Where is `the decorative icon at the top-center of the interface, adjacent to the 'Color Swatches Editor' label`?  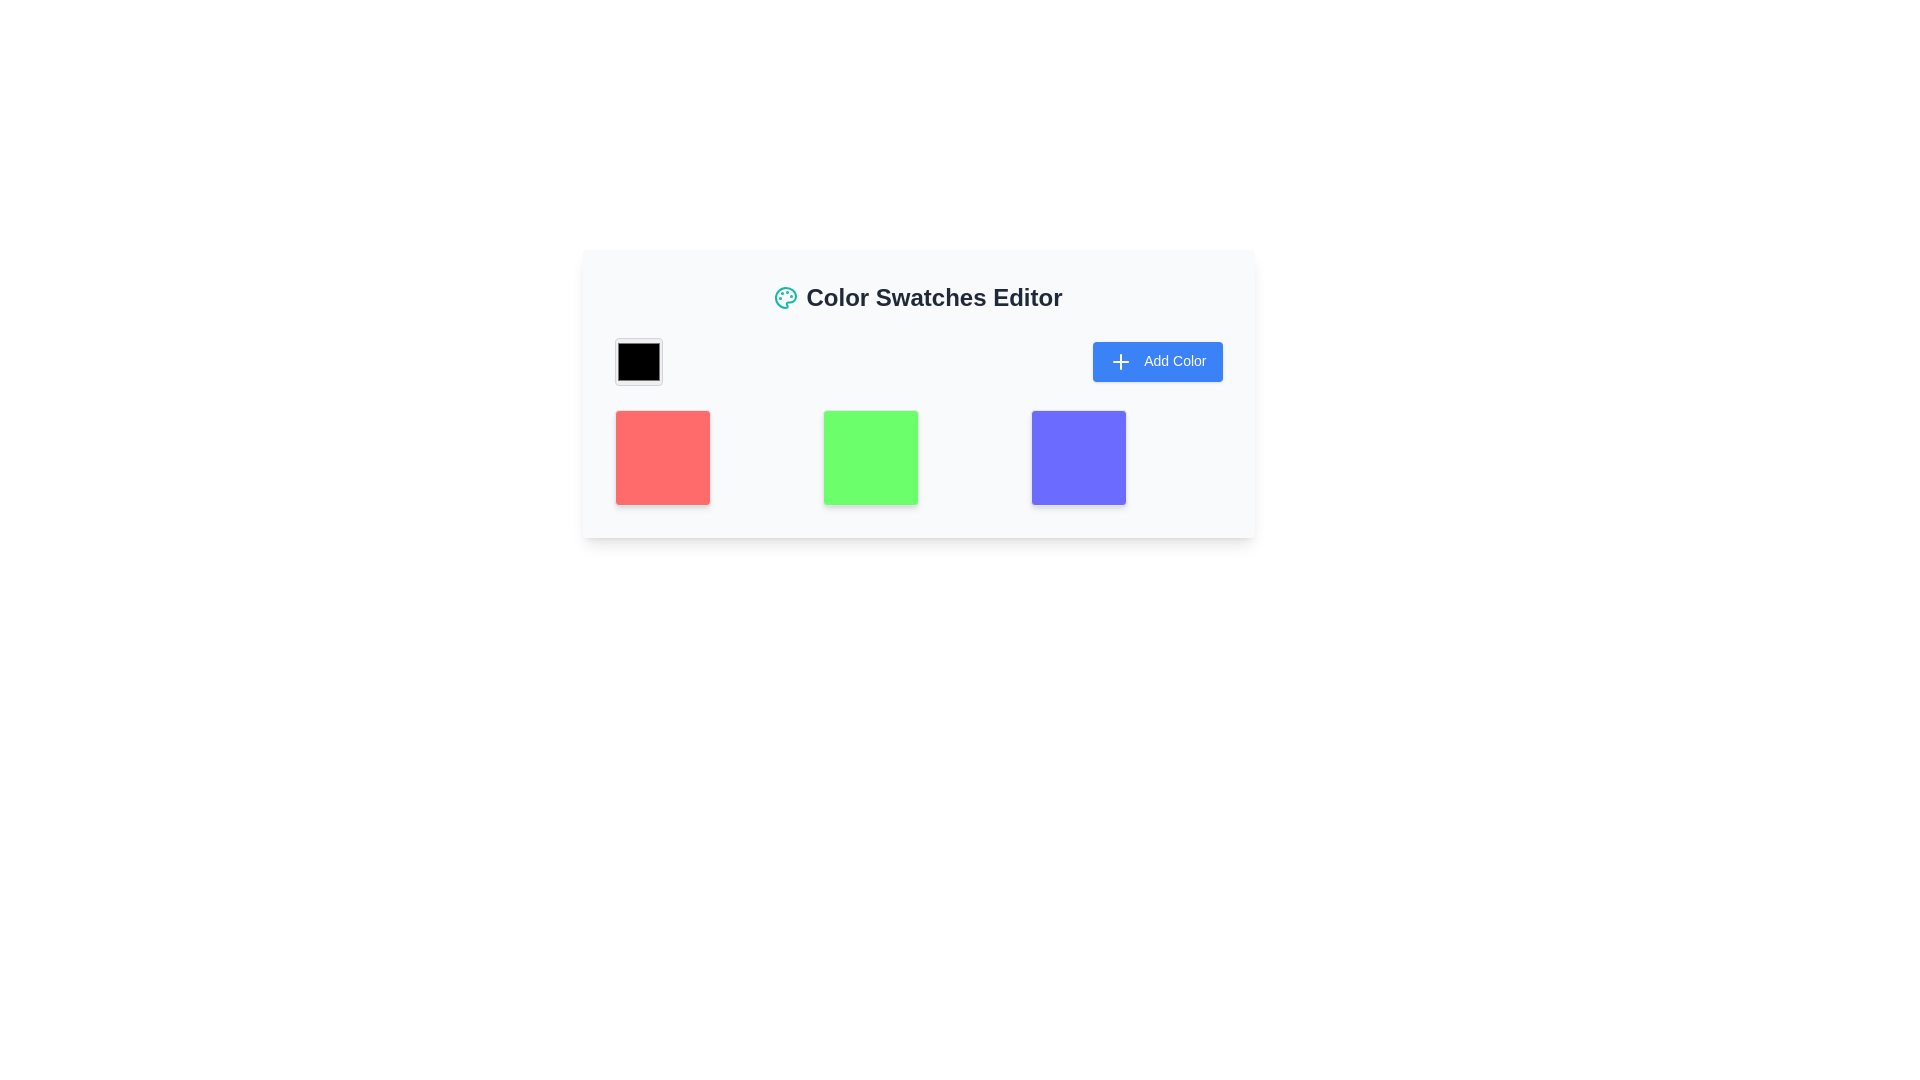
the decorative icon at the top-center of the interface, adjacent to the 'Color Swatches Editor' label is located at coordinates (785, 297).